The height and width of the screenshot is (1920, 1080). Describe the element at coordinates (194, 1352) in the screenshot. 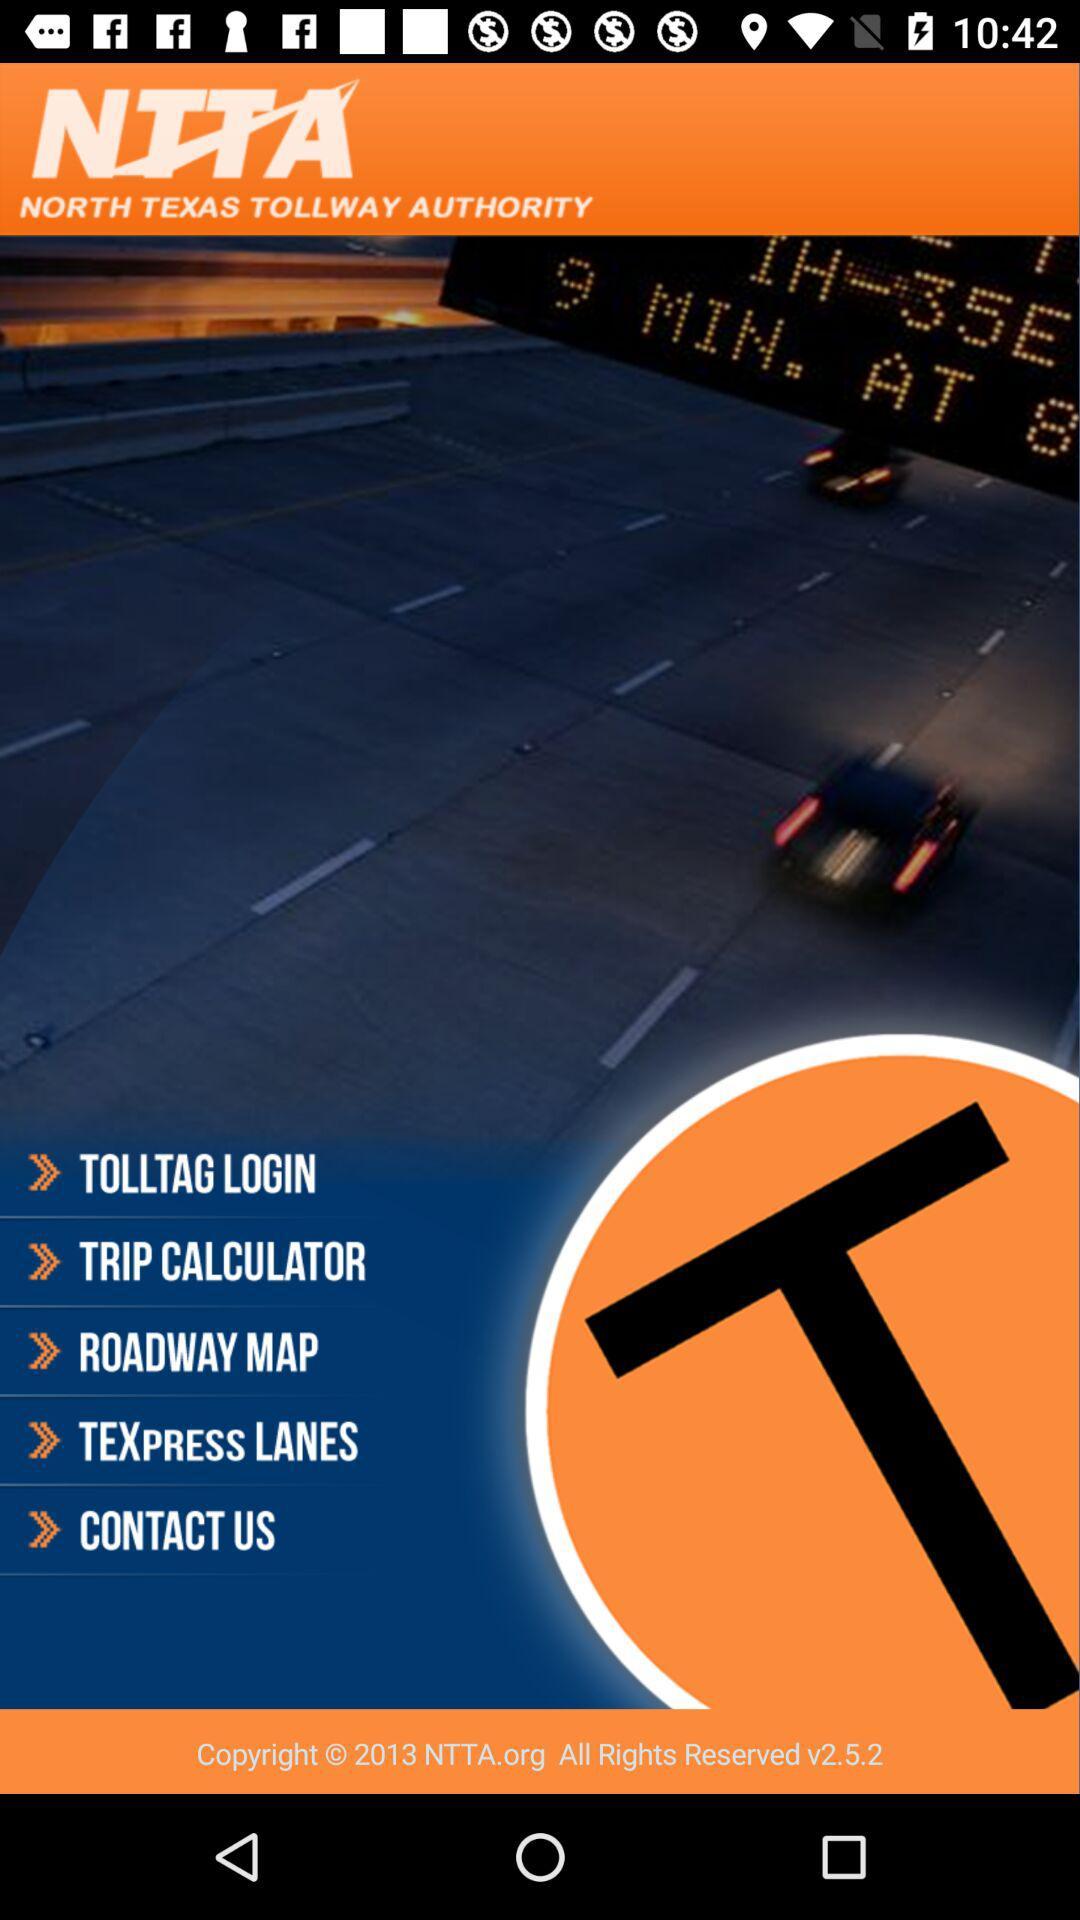

I see `menu` at that location.